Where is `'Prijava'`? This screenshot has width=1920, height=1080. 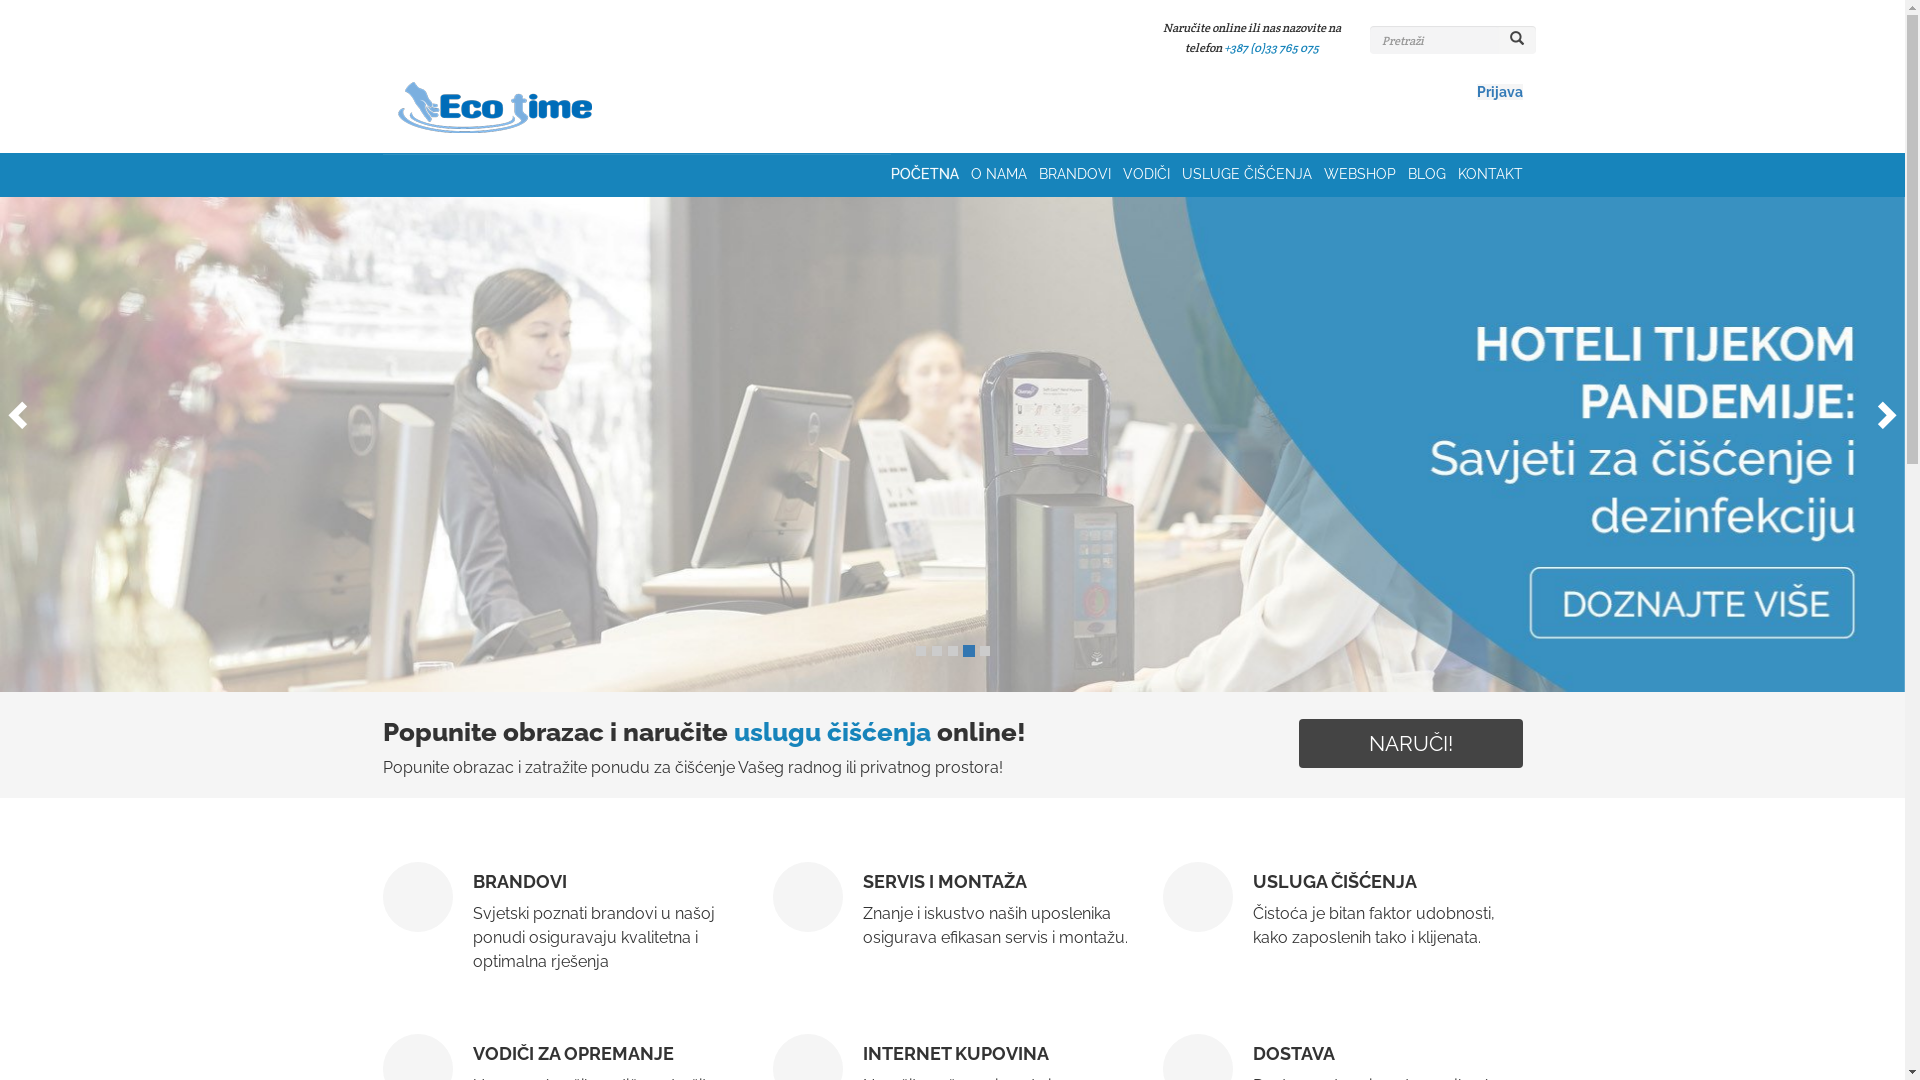 'Prijava' is located at coordinates (1498, 92).